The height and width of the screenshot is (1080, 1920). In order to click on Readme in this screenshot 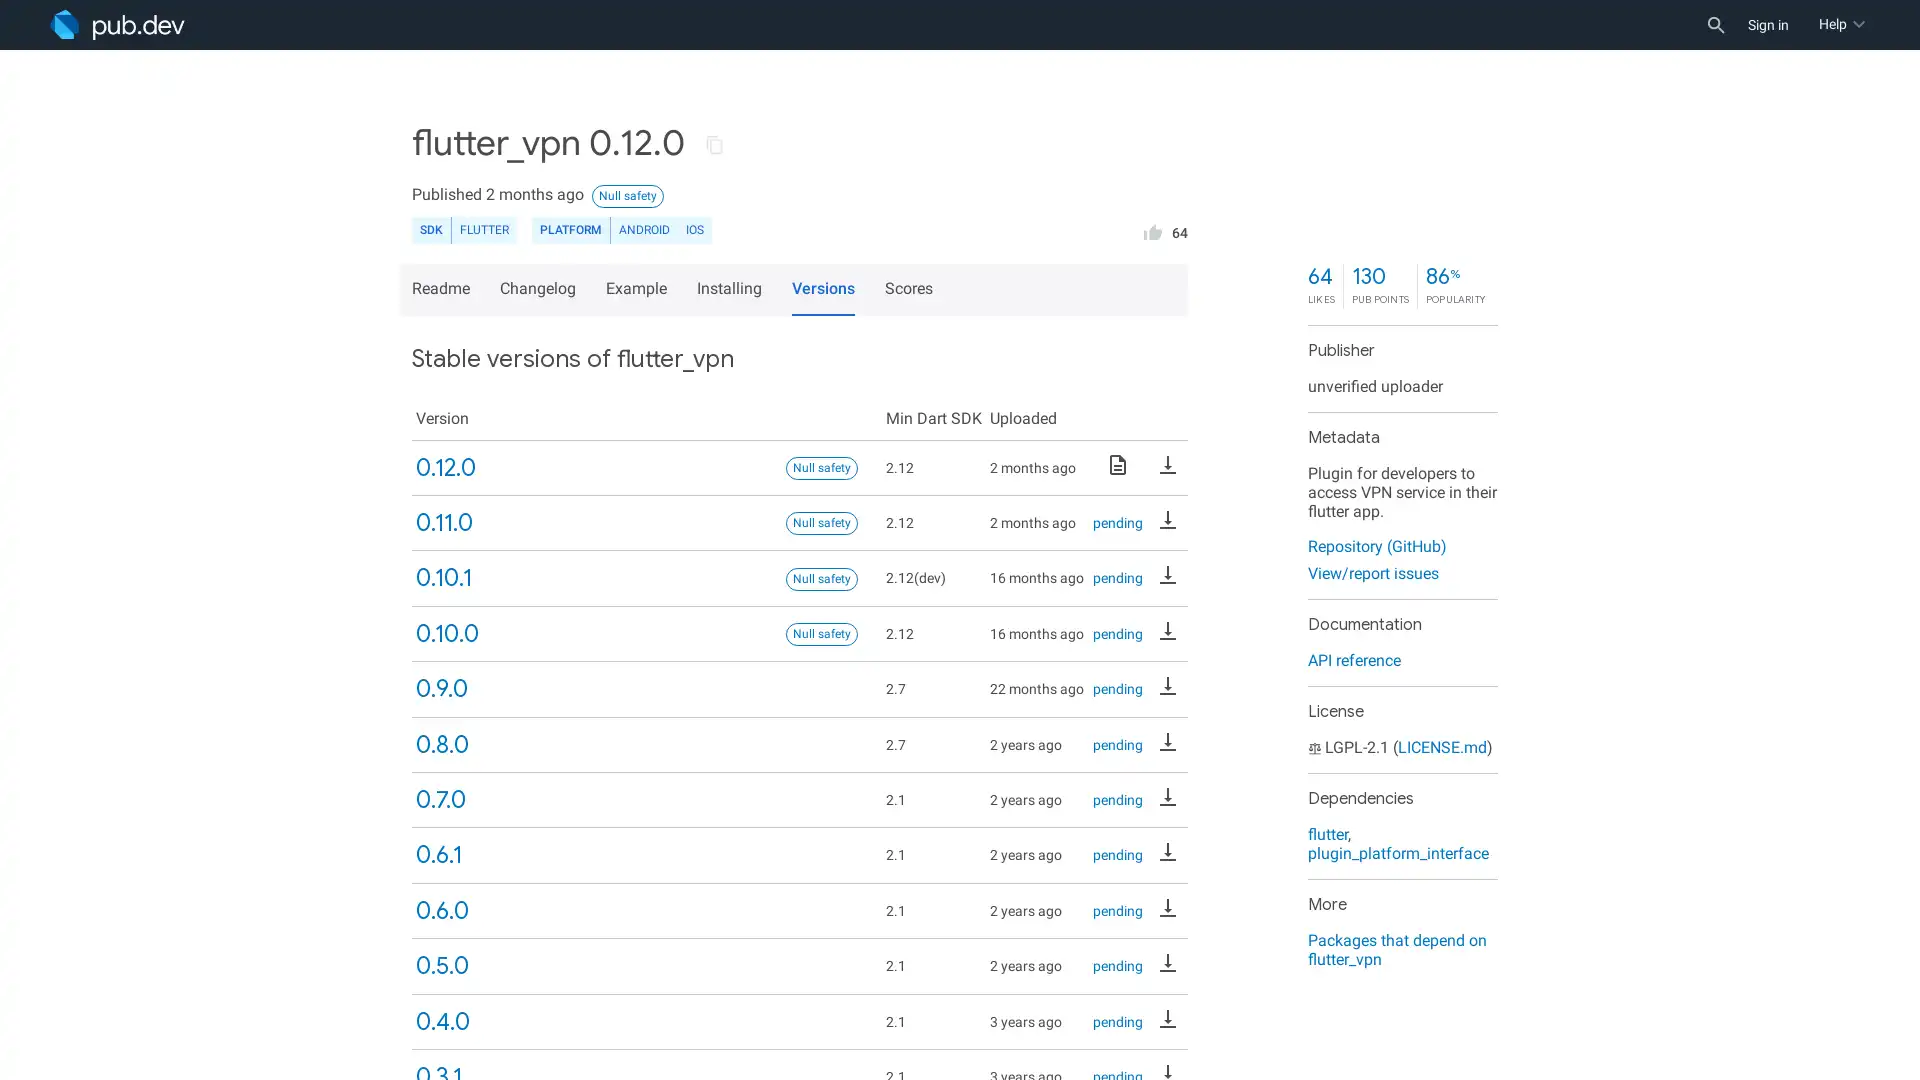, I will do `click(443, 289)`.